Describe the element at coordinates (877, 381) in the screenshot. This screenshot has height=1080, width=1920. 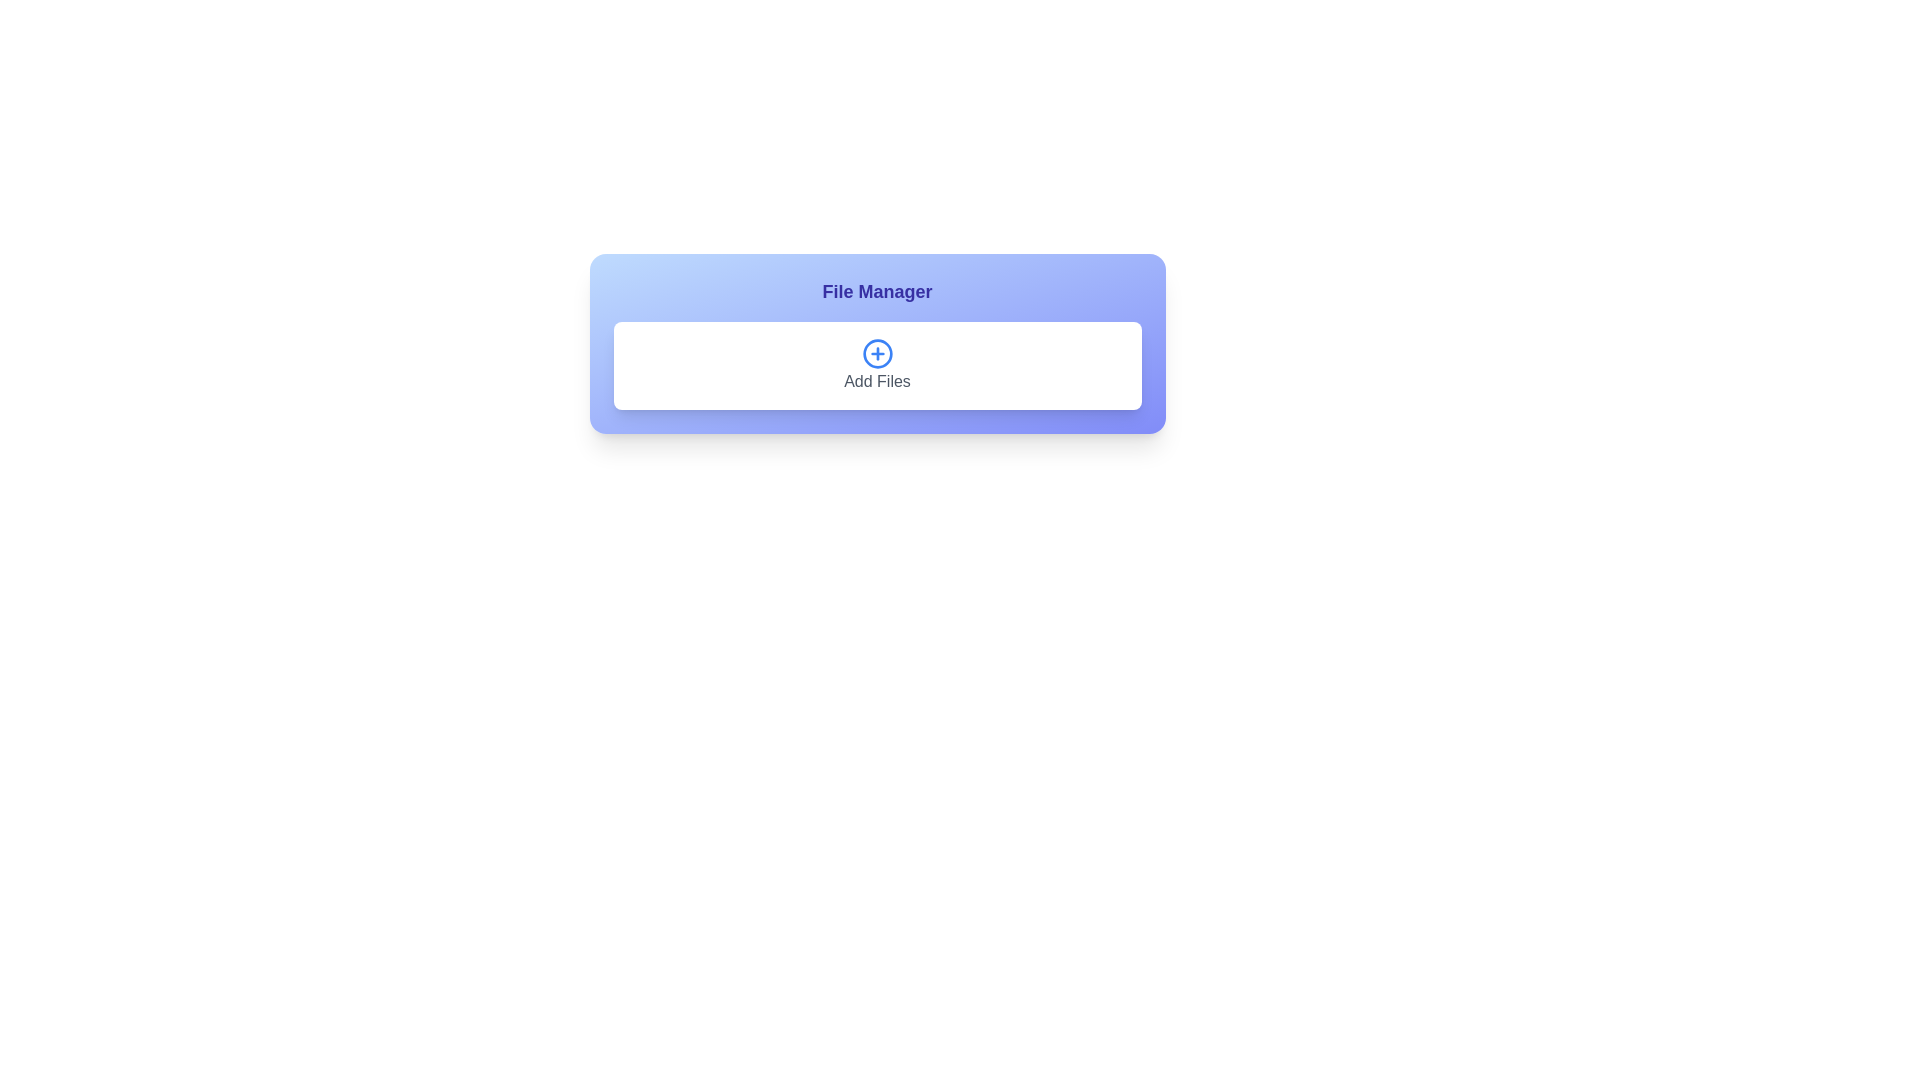
I see `the 'Add Files' text label, which is styled in gray and located below a circular '+' icon in the 'File Manager' section` at that location.